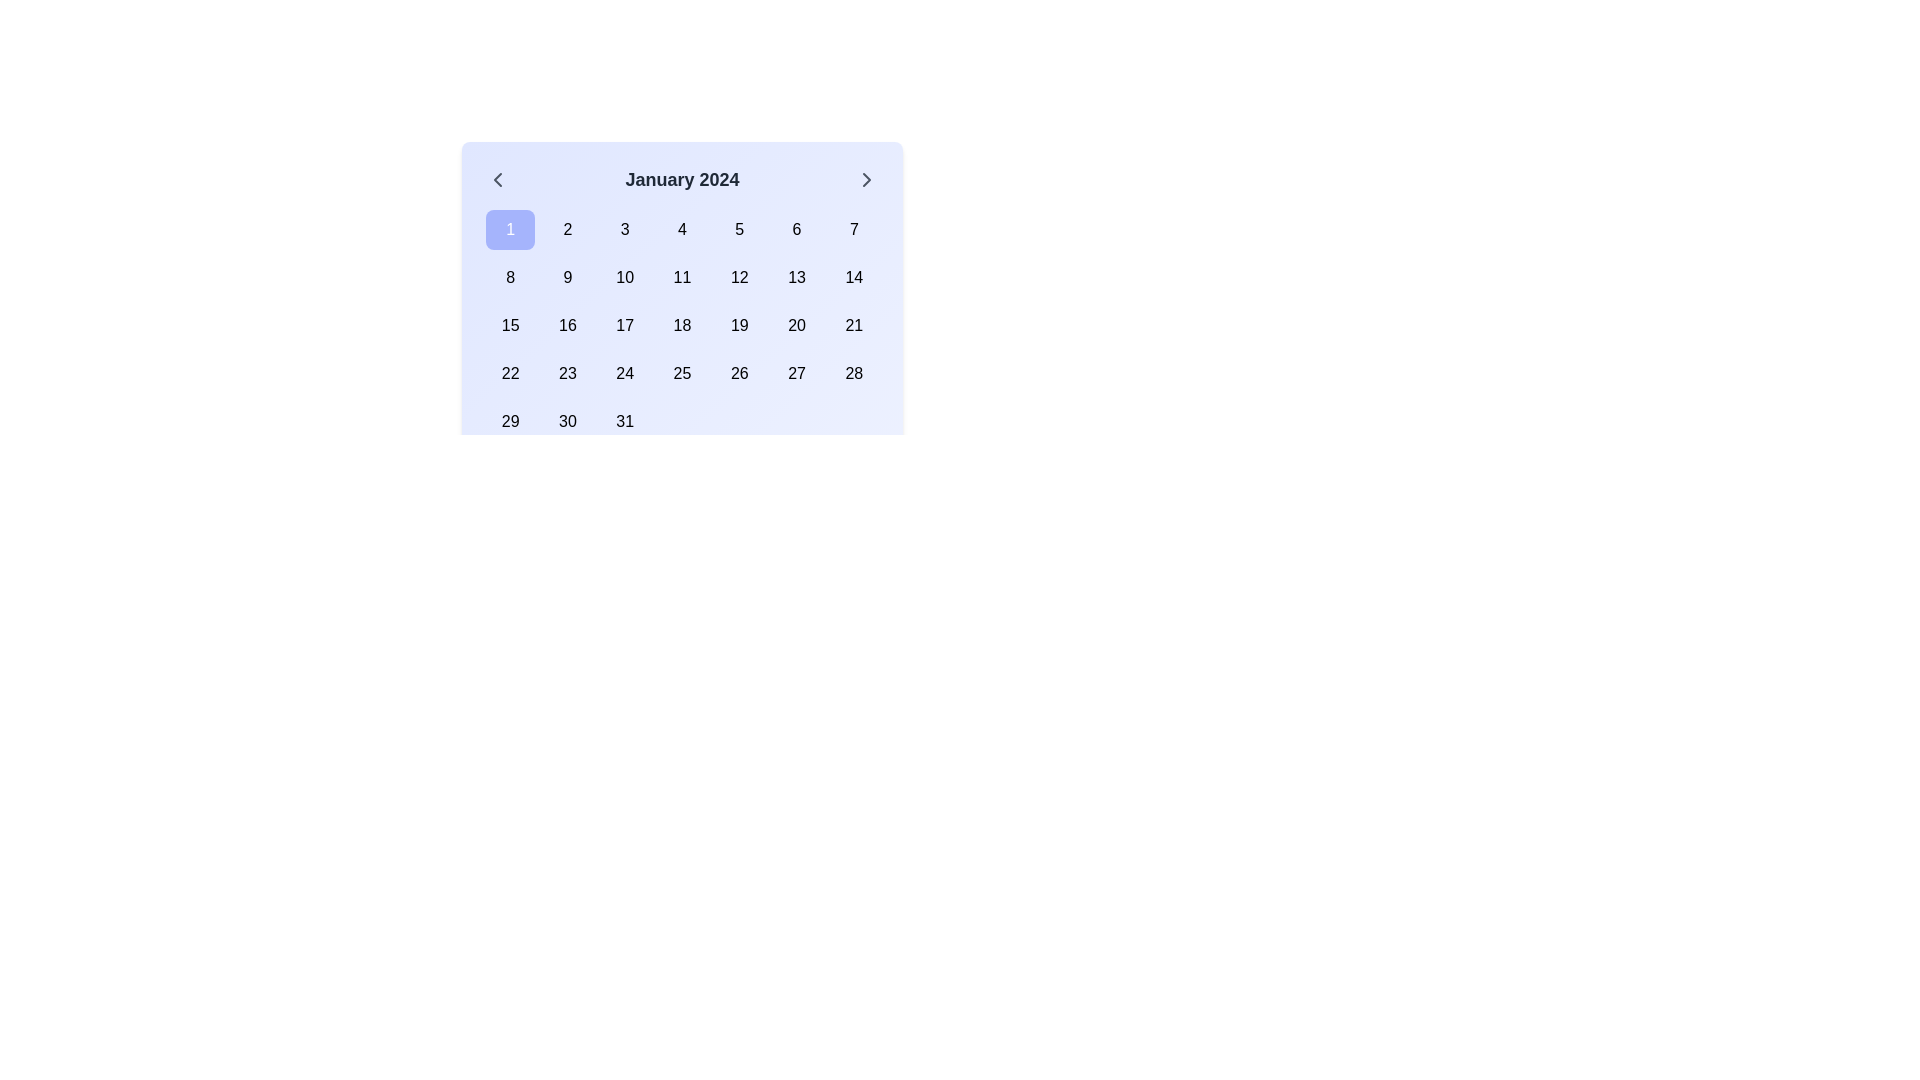 The width and height of the screenshot is (1920, 1080). What do you see at coordinates (738, 229) in the screenshot?
I see `the date picker button representing the date '5' in the calendar interface` at bounding box center [738, 229].